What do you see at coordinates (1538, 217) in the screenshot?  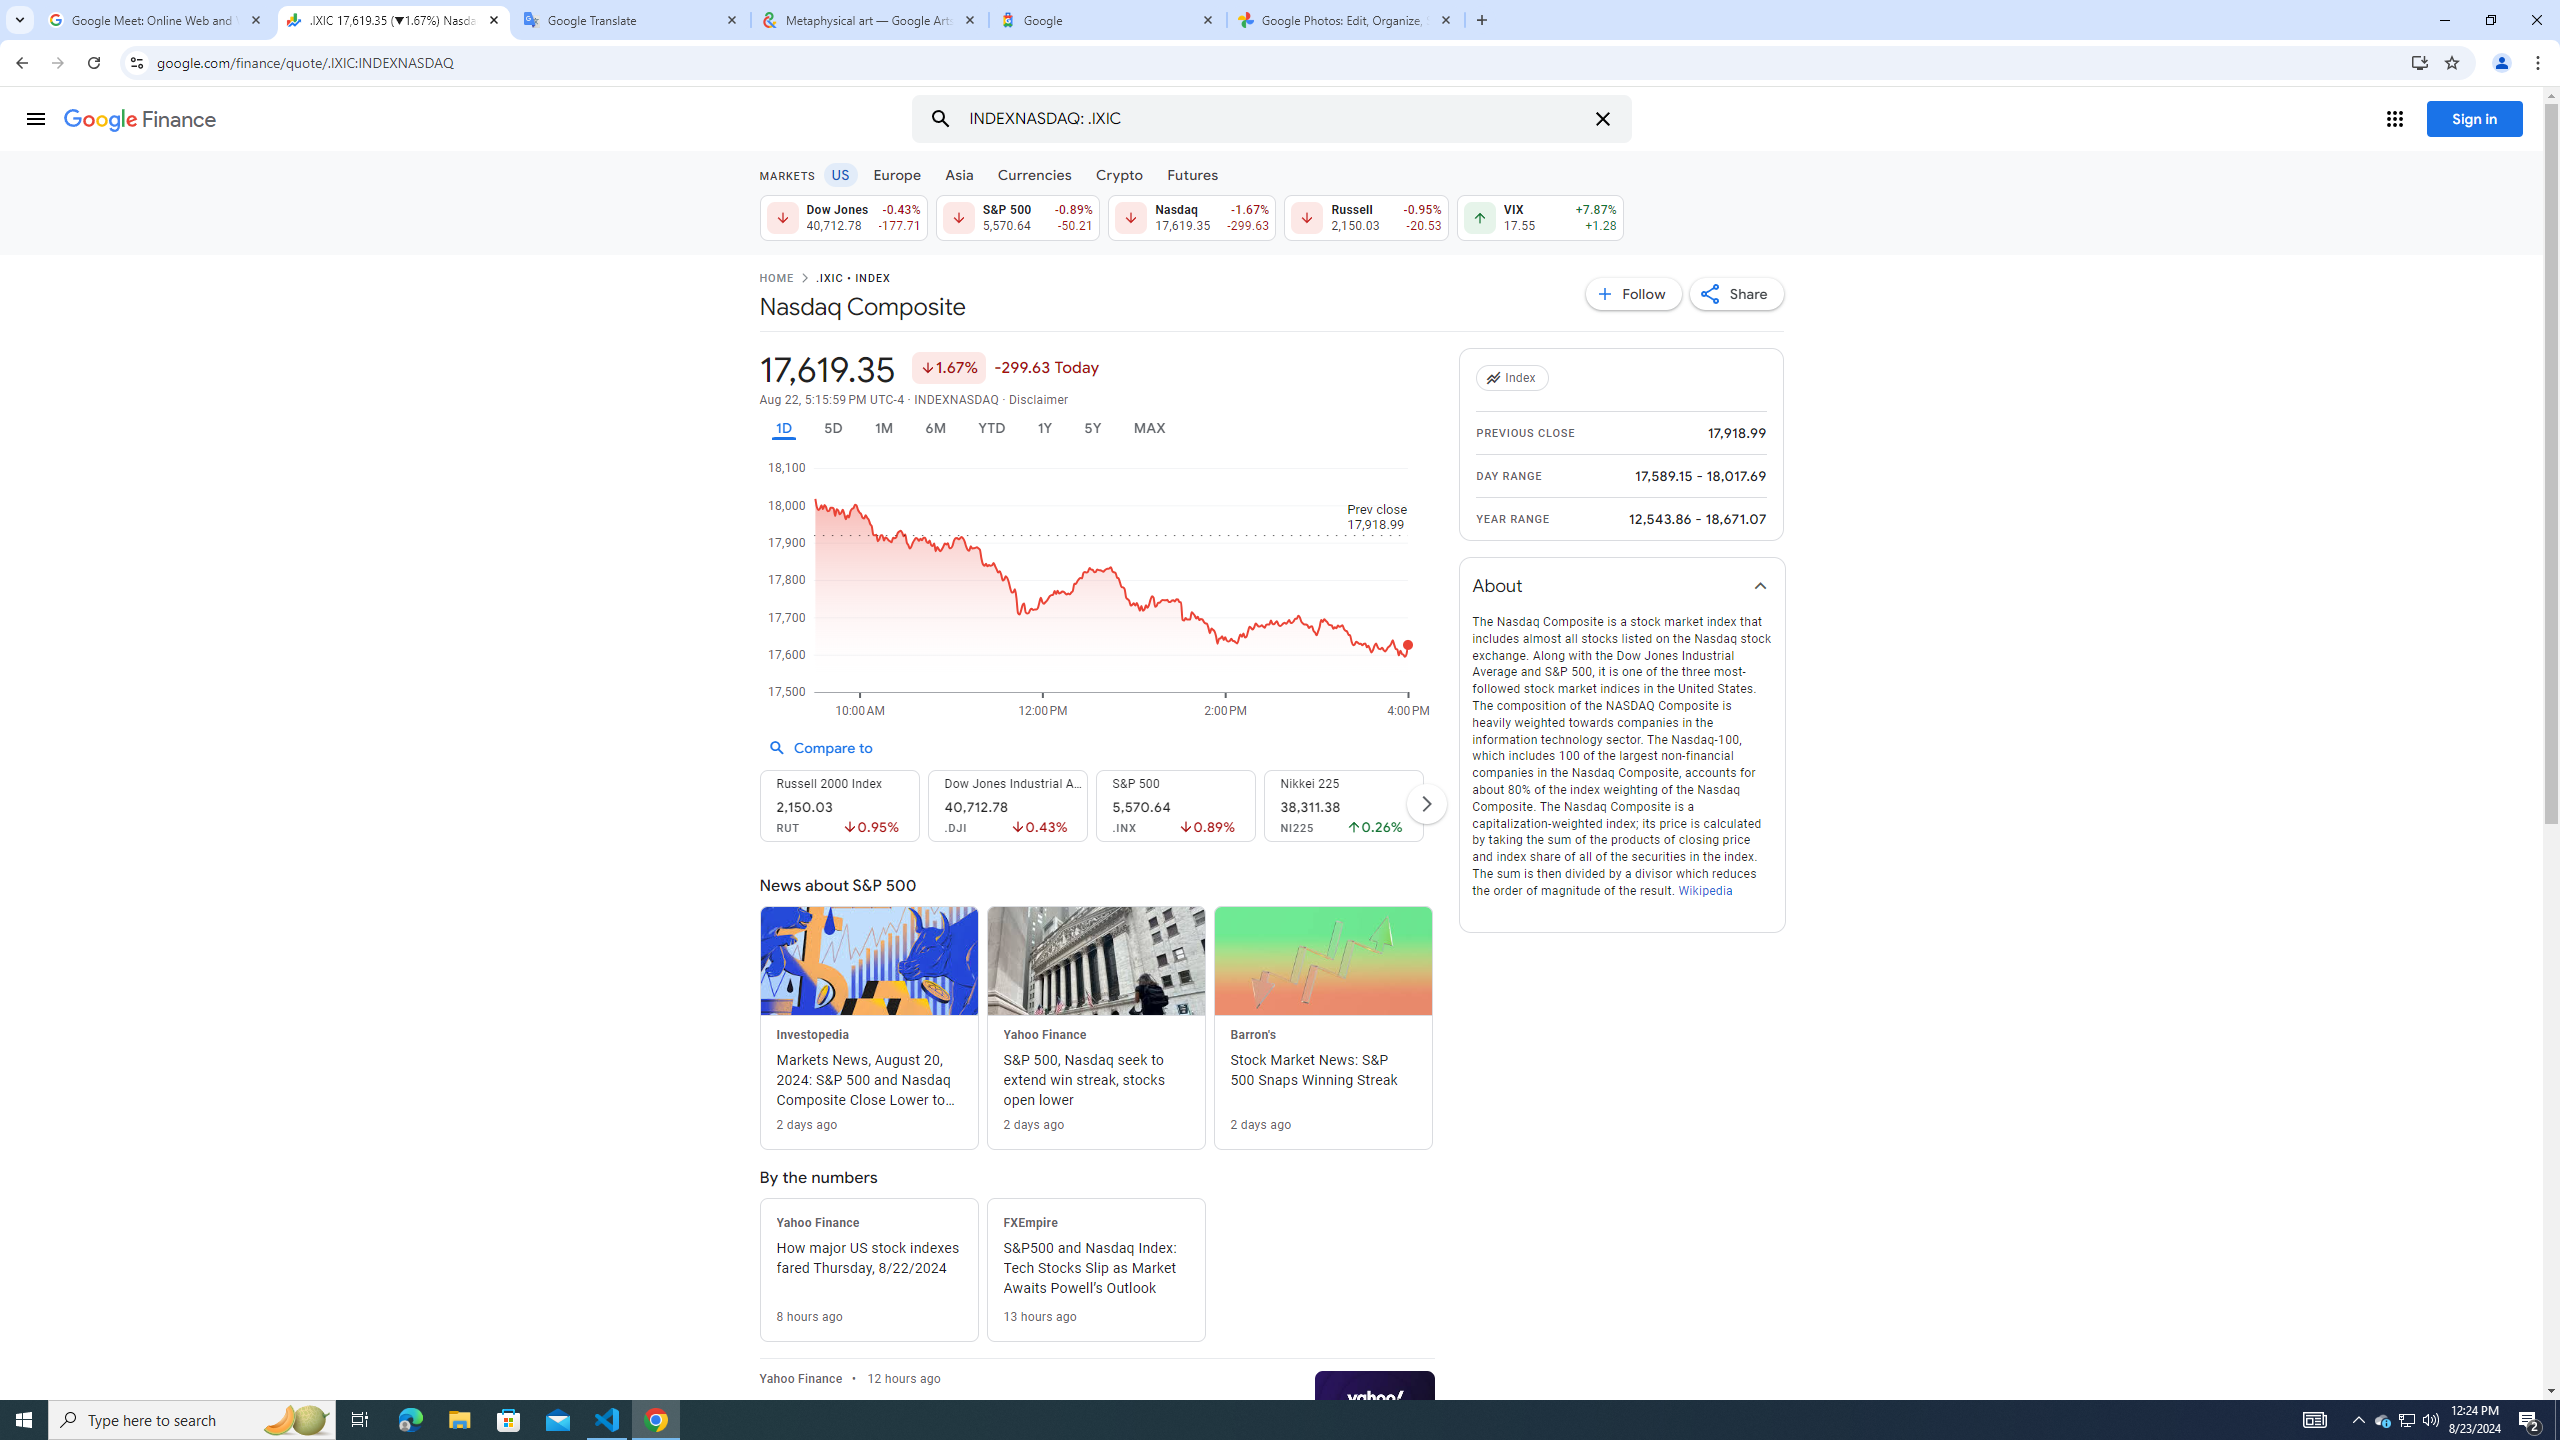 I see `'VIX 17.55 Up by 7.87% +1.28'` at bounding box center [1538, 217].